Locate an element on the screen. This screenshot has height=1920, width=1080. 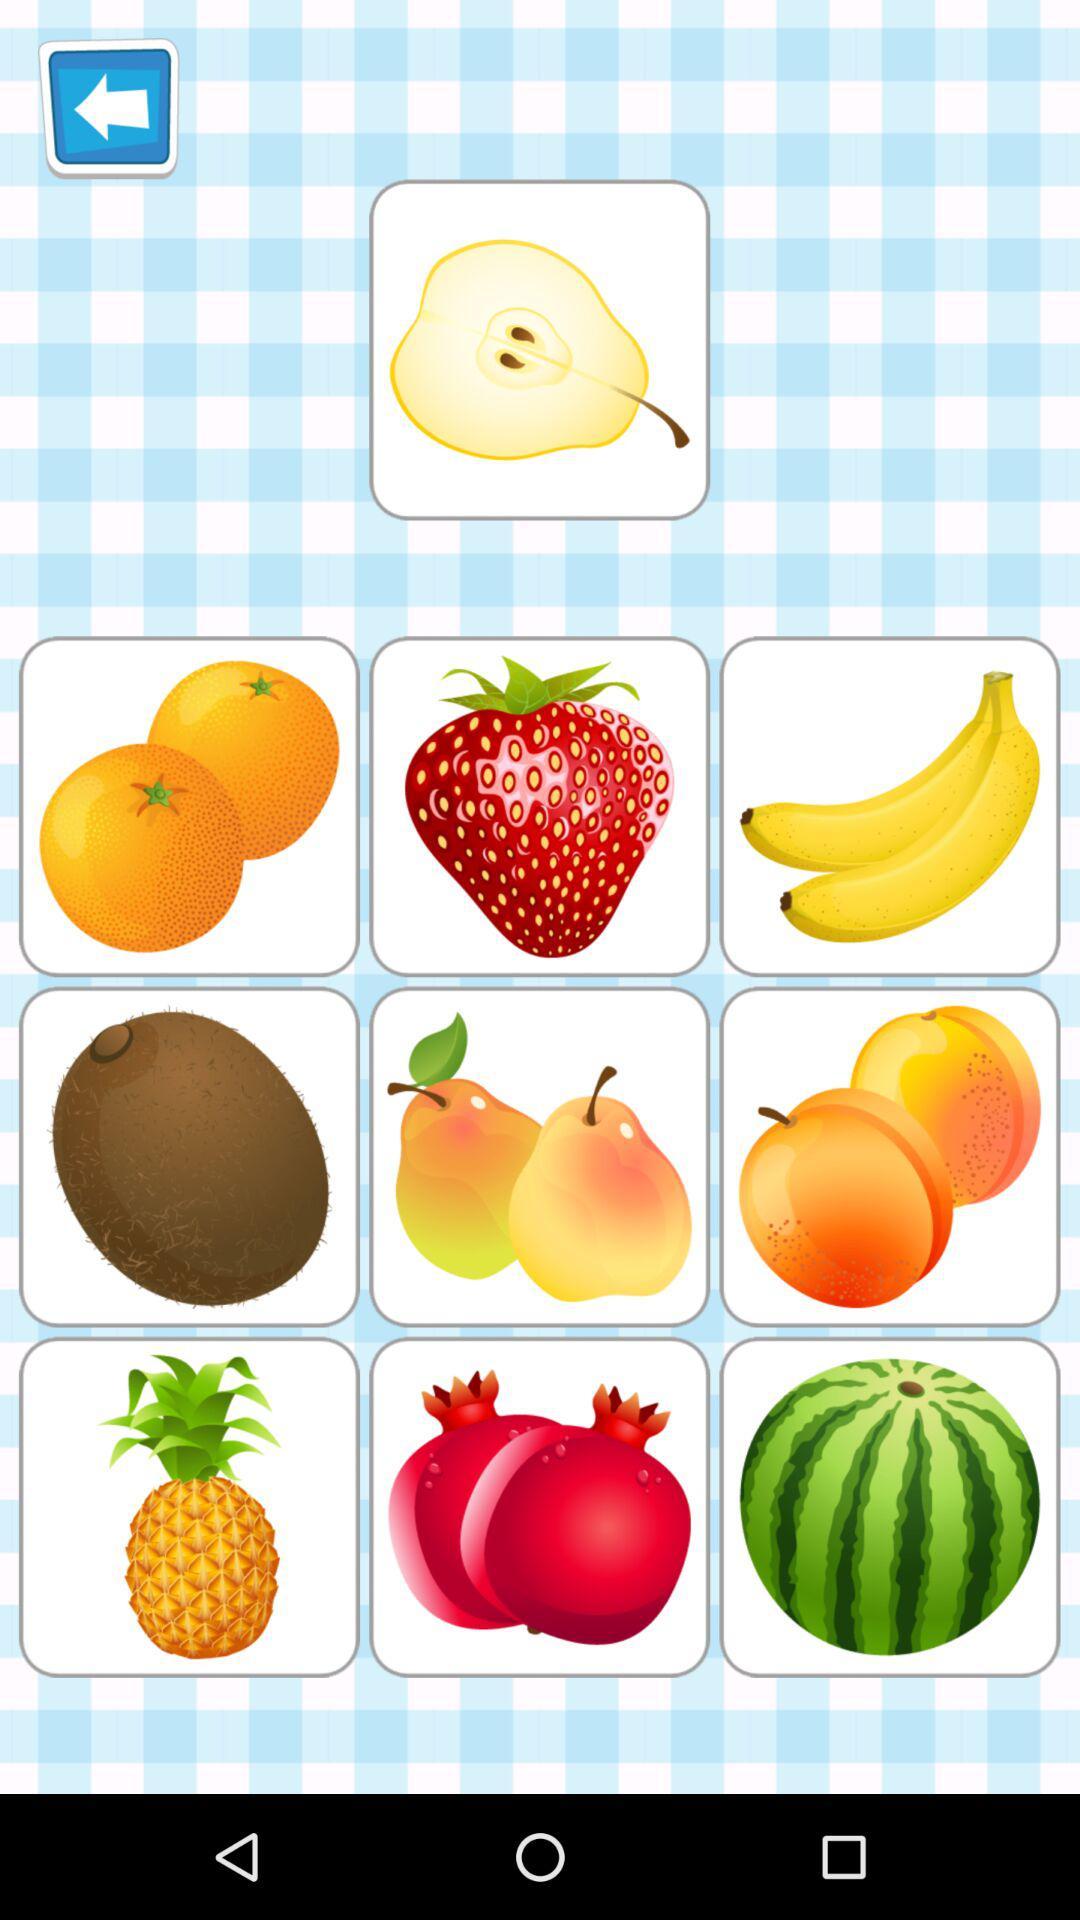
item is located at coordinates (538, 349).